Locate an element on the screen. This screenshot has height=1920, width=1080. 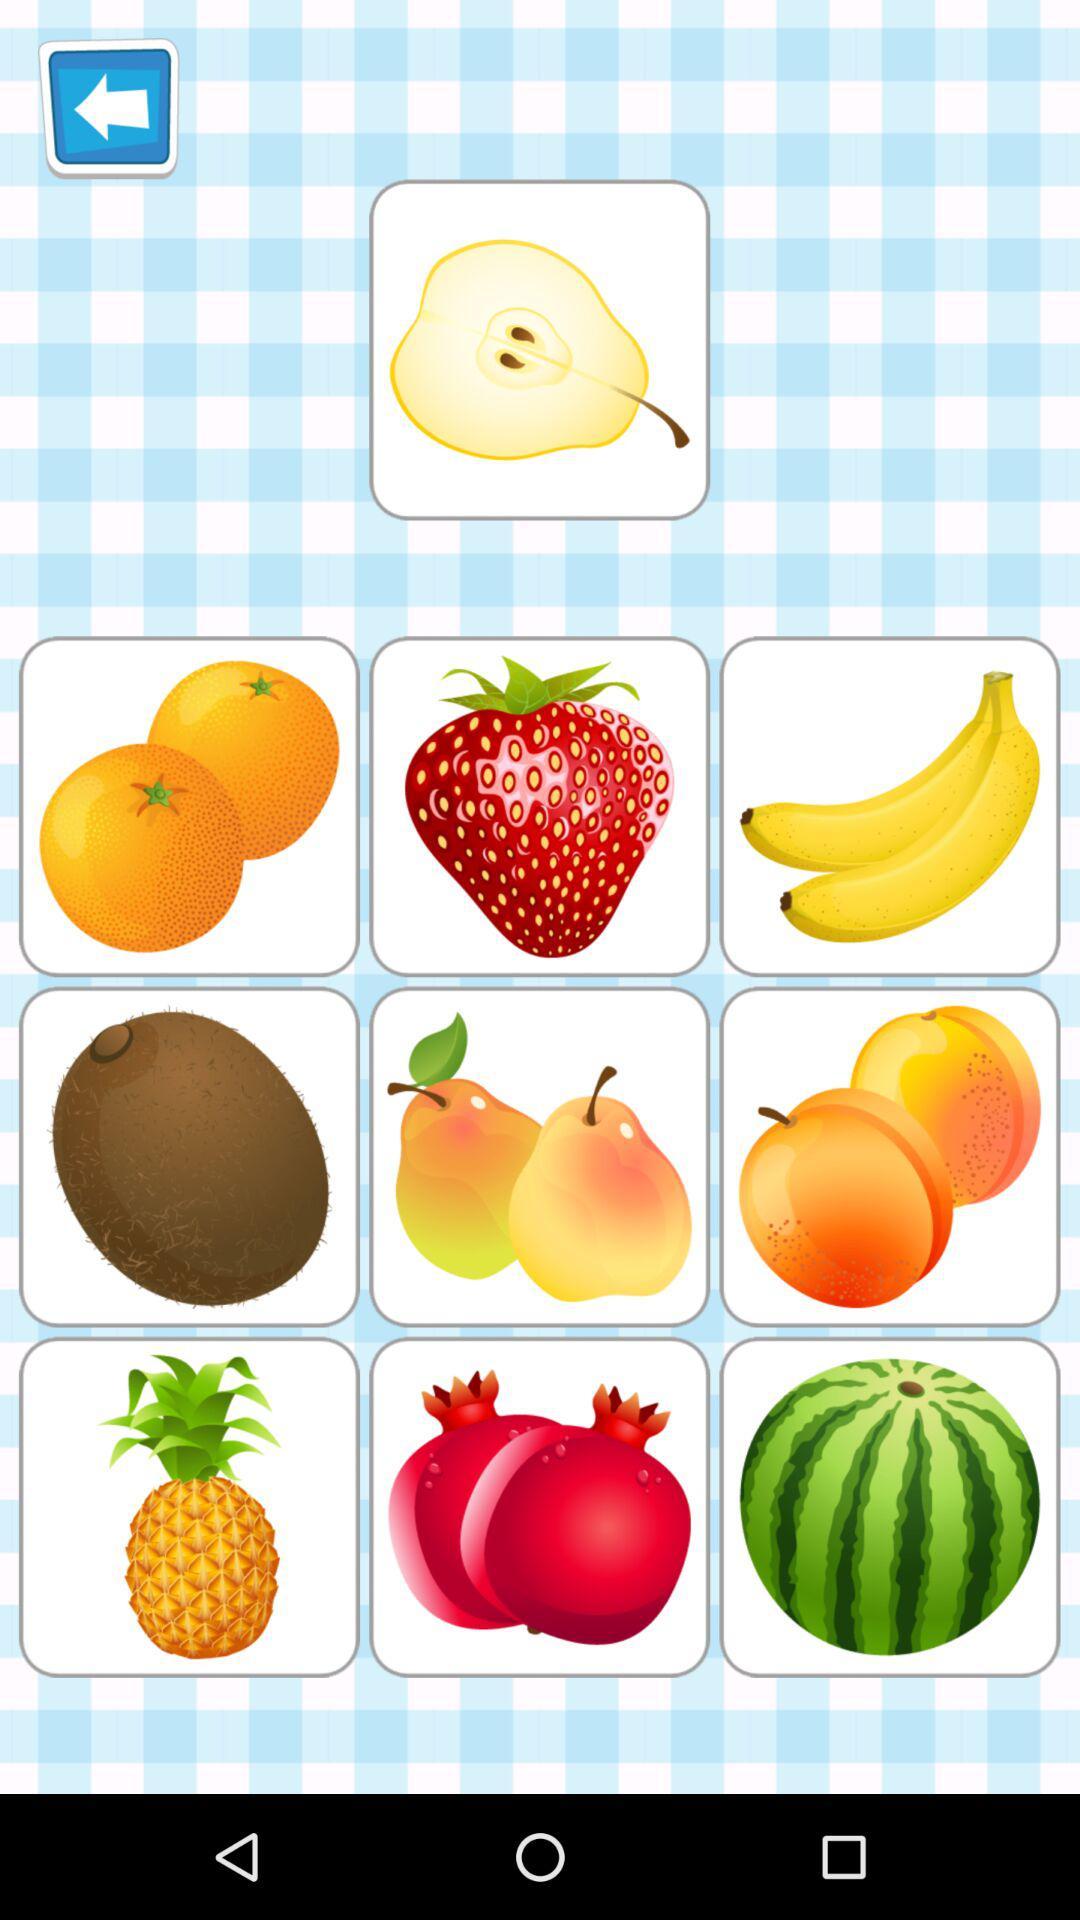
item is located at coordinates (538, 349).